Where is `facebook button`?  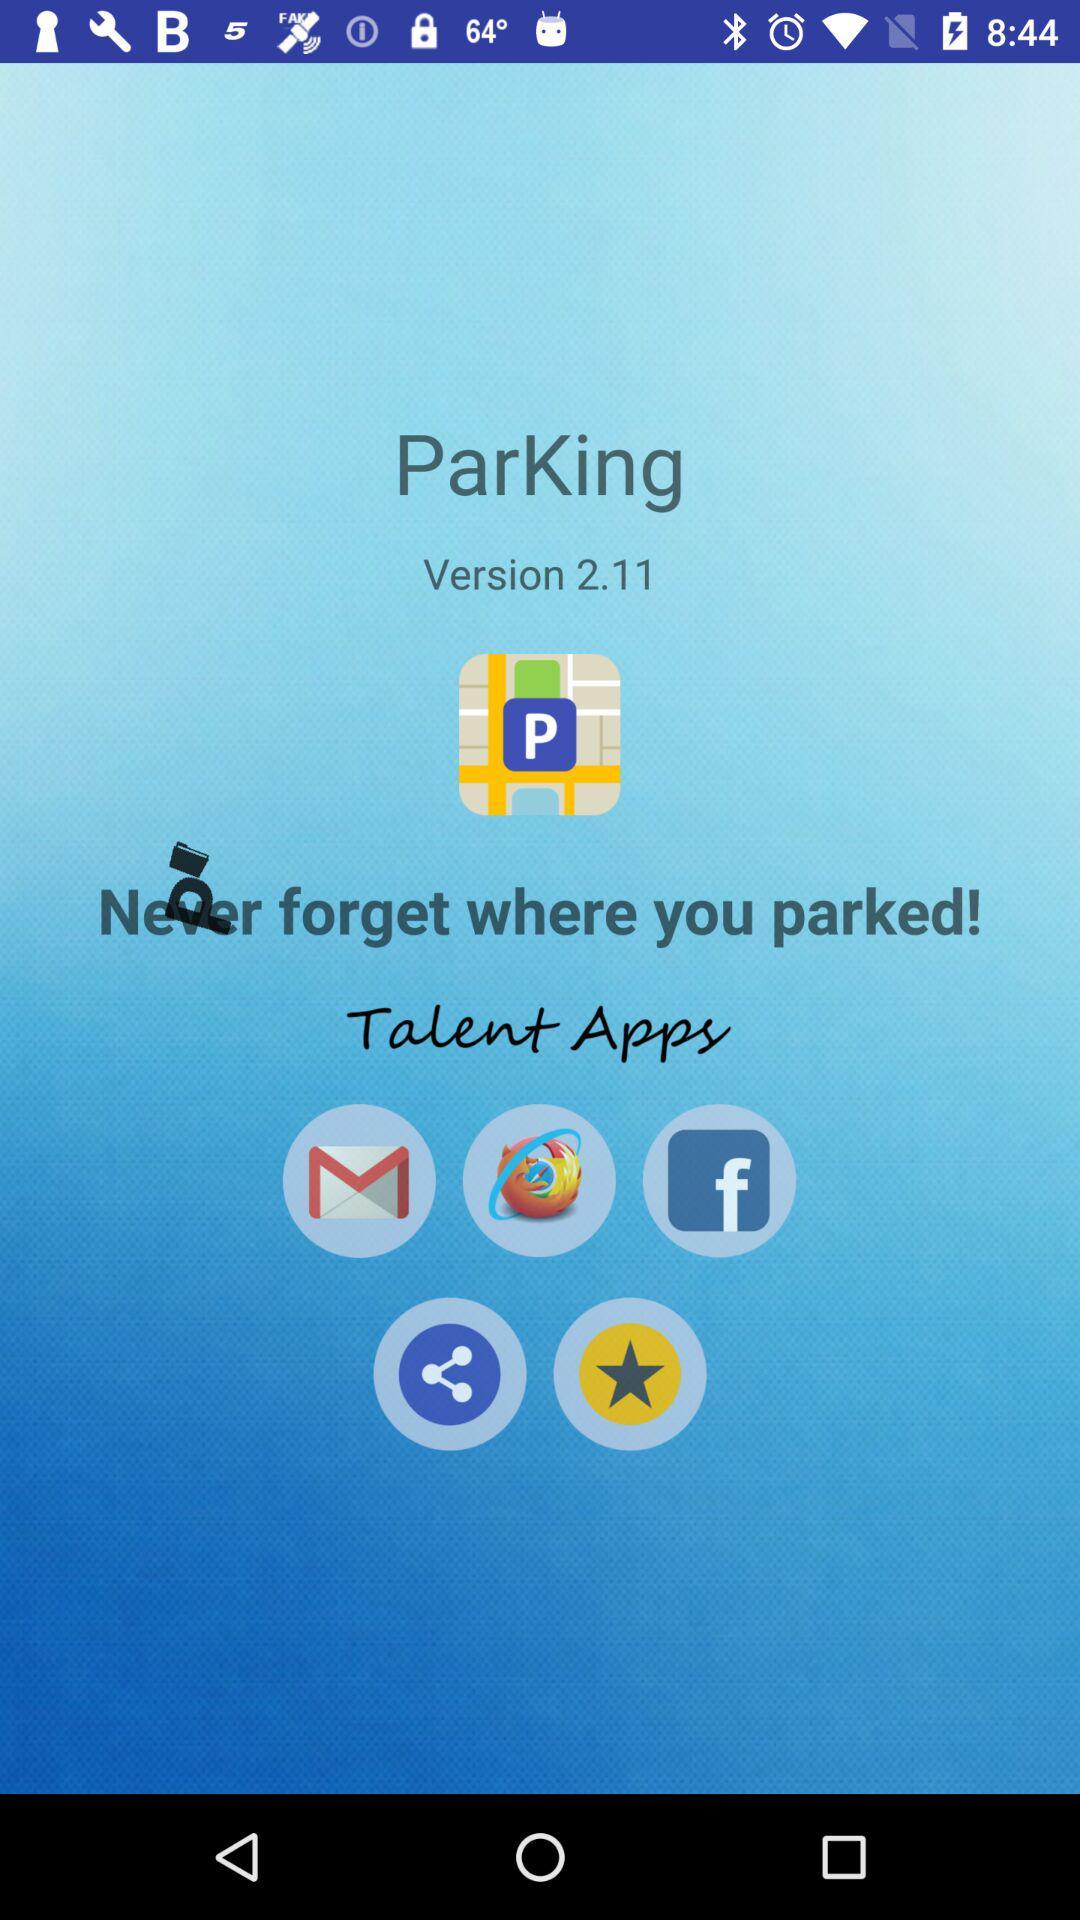 facebook button is located at coordinates (718, 1180).